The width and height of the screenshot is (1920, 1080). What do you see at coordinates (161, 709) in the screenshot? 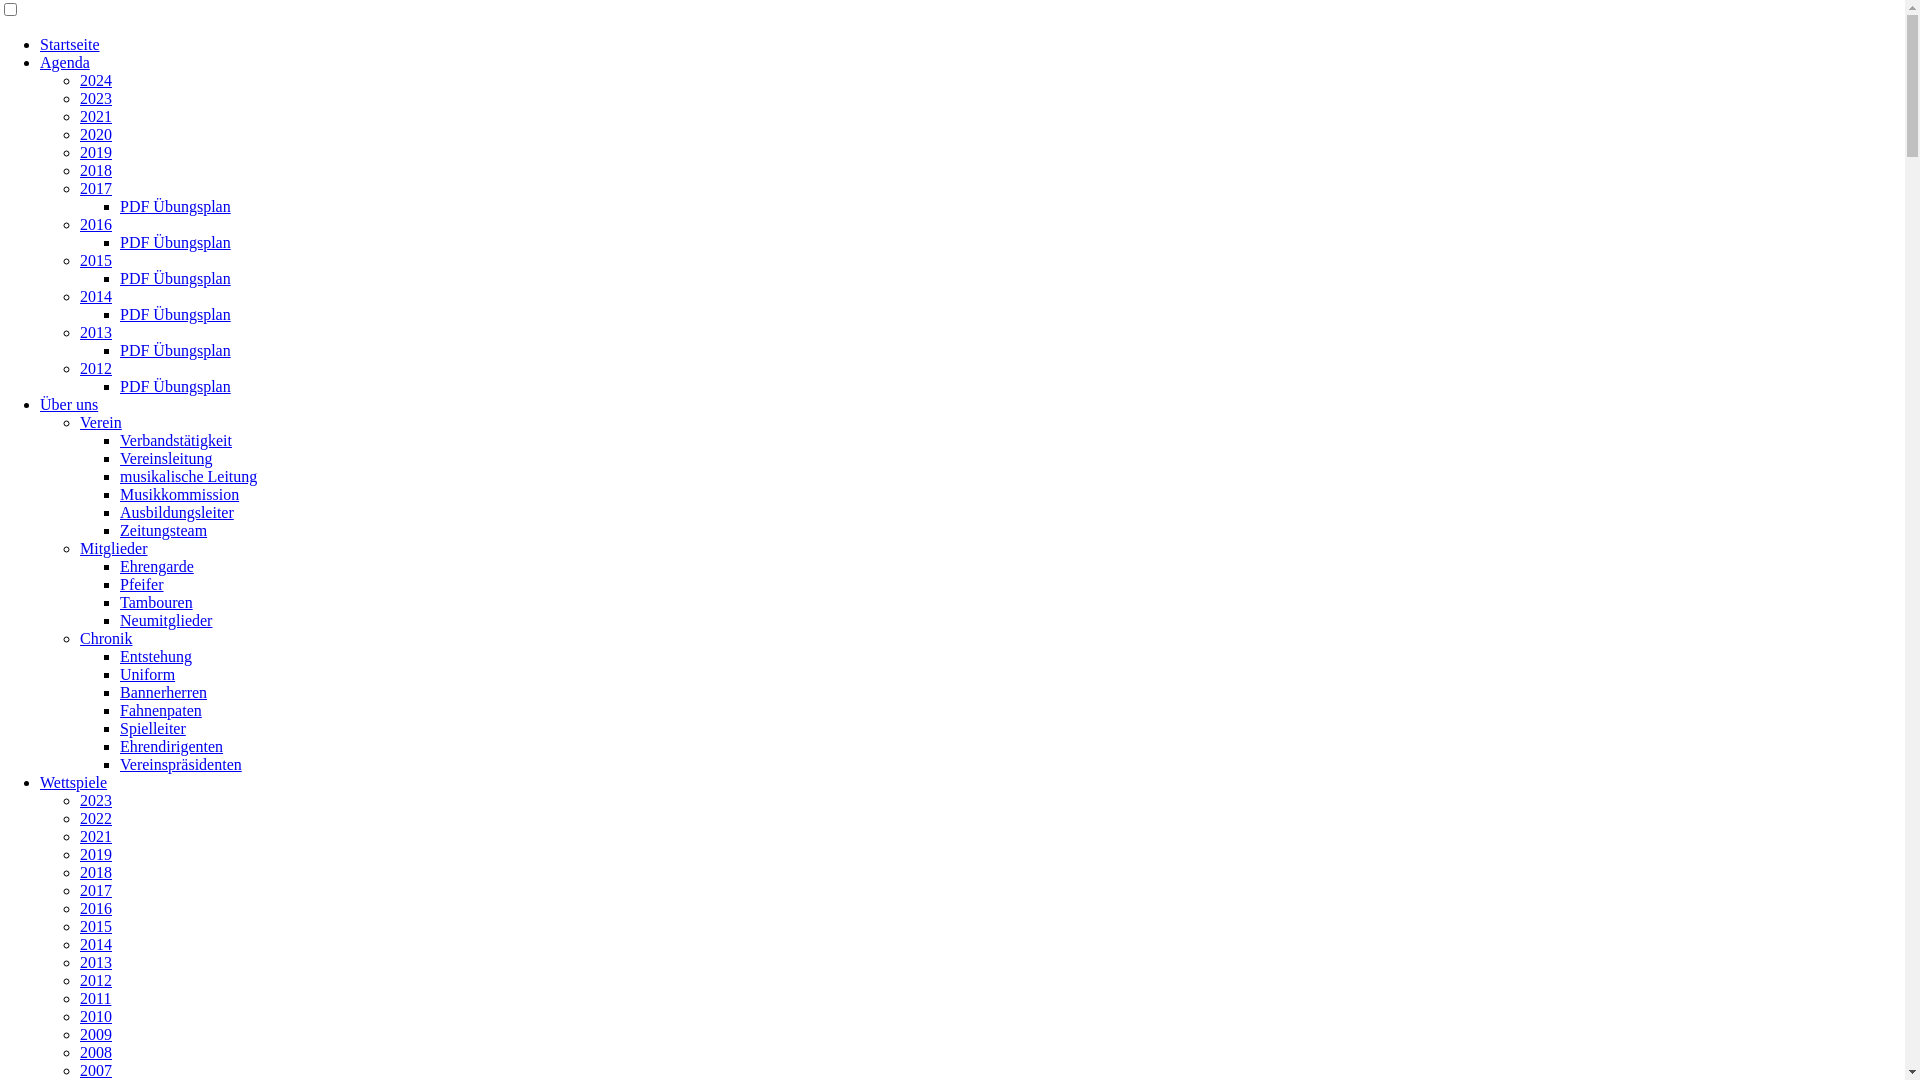
I see `'Fahnenpaten'` at bounding box center [161, 709].